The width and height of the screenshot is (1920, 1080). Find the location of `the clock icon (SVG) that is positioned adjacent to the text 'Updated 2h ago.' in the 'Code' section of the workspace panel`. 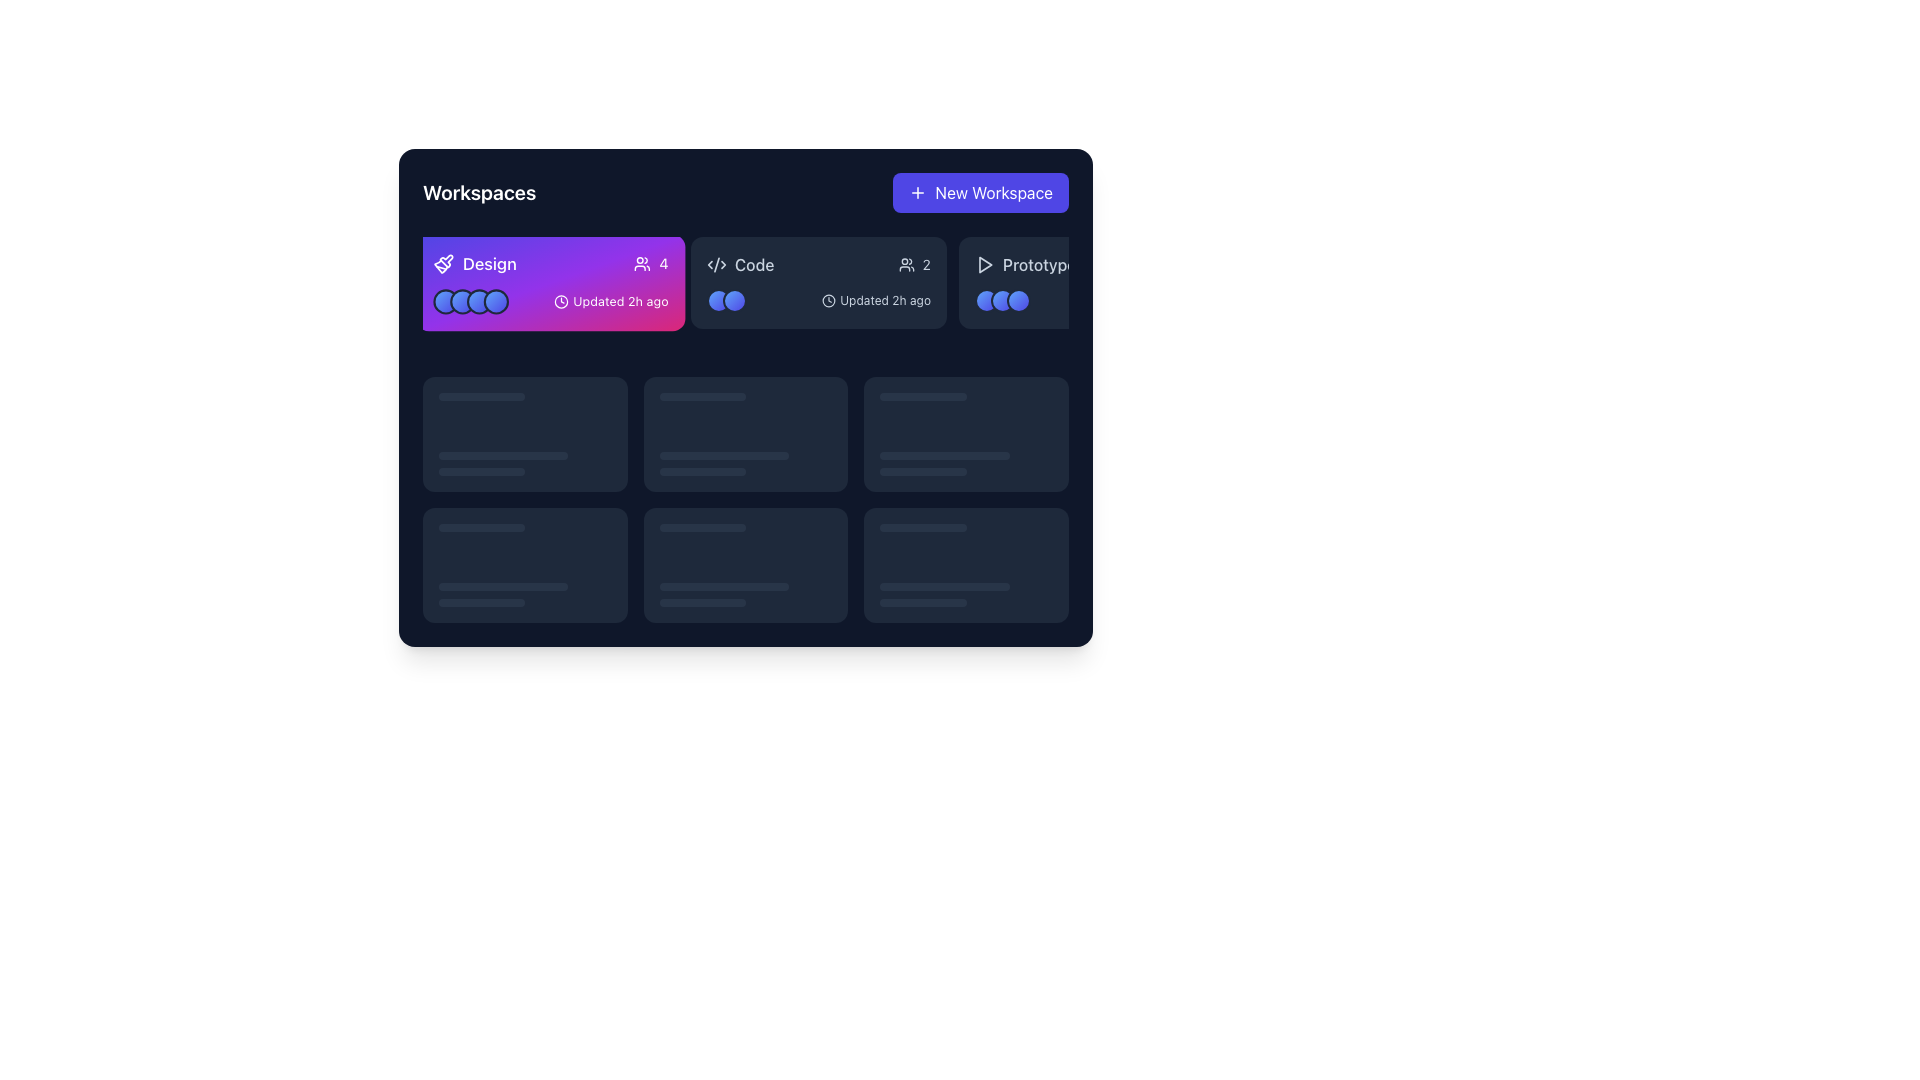

the clock icon (SVG) that is positioned adjacent to the text 'Updated 2h ago.' in the 'Code' section of the workspace panel is located at coordinates (829, 300).